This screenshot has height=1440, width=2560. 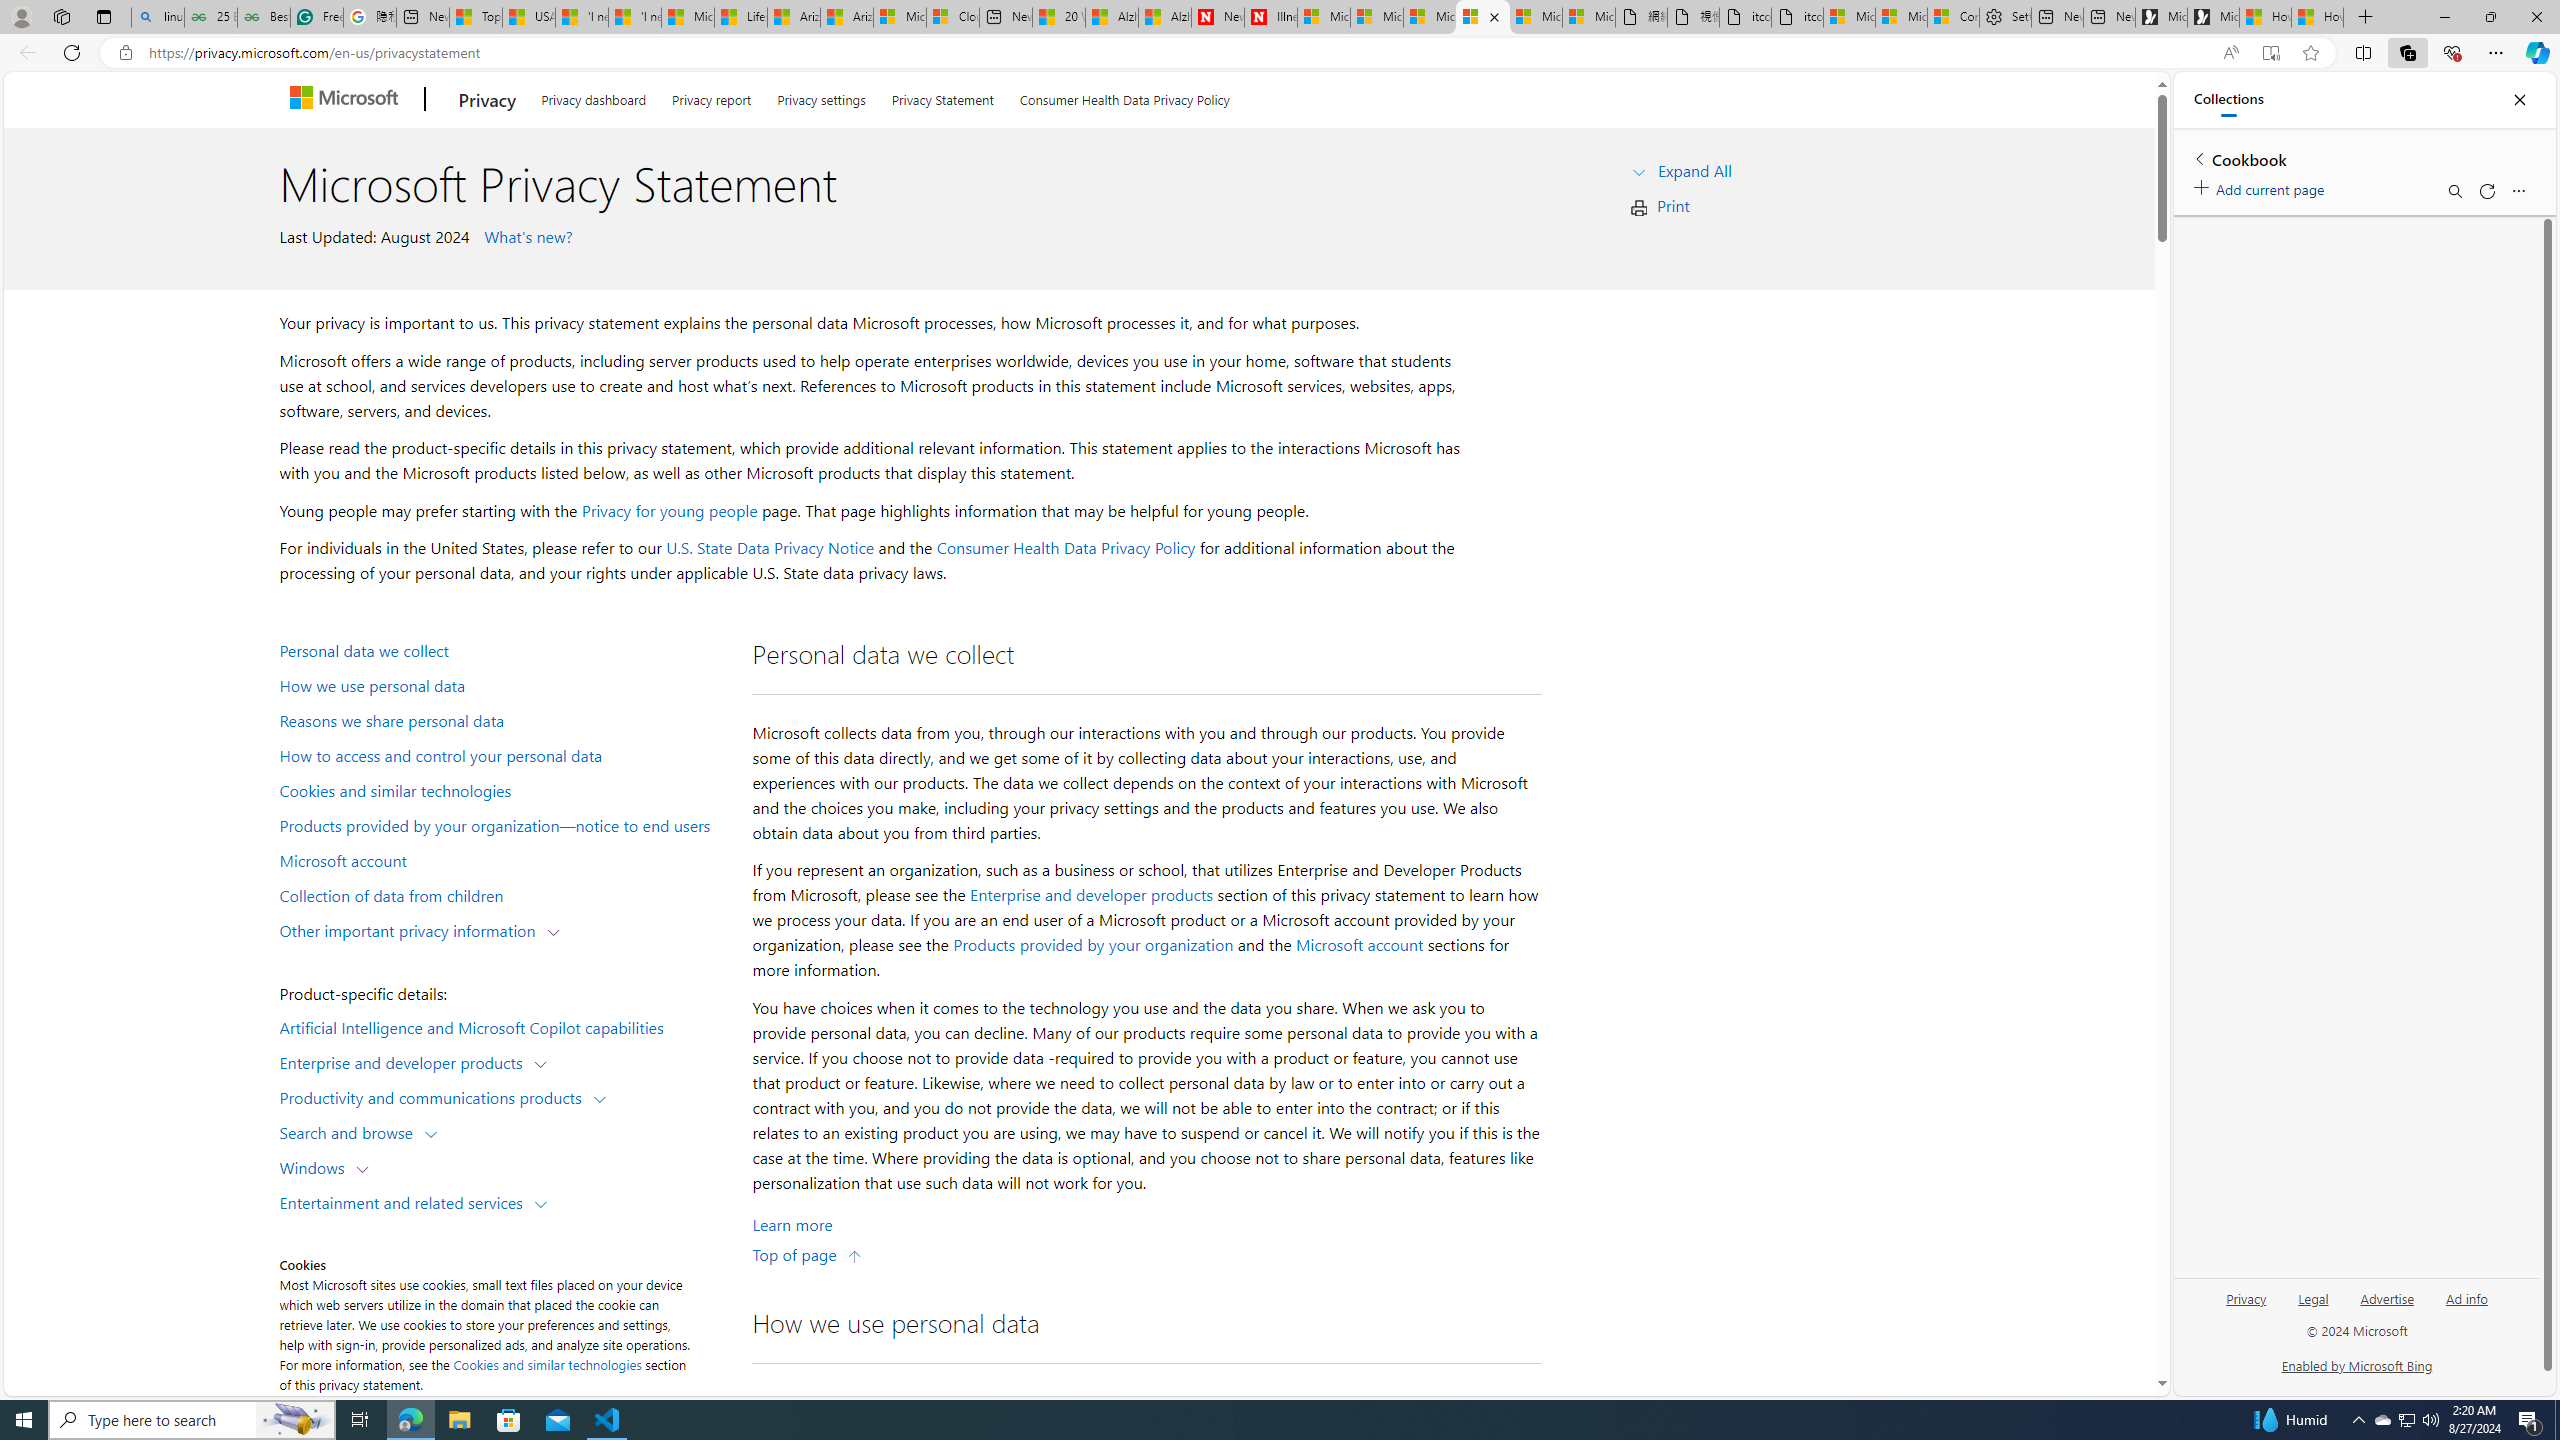 What do you see at coordinates (820, 96) in the screenshot?
I see `'Privacy settings'` at bounding box center [820, 96].